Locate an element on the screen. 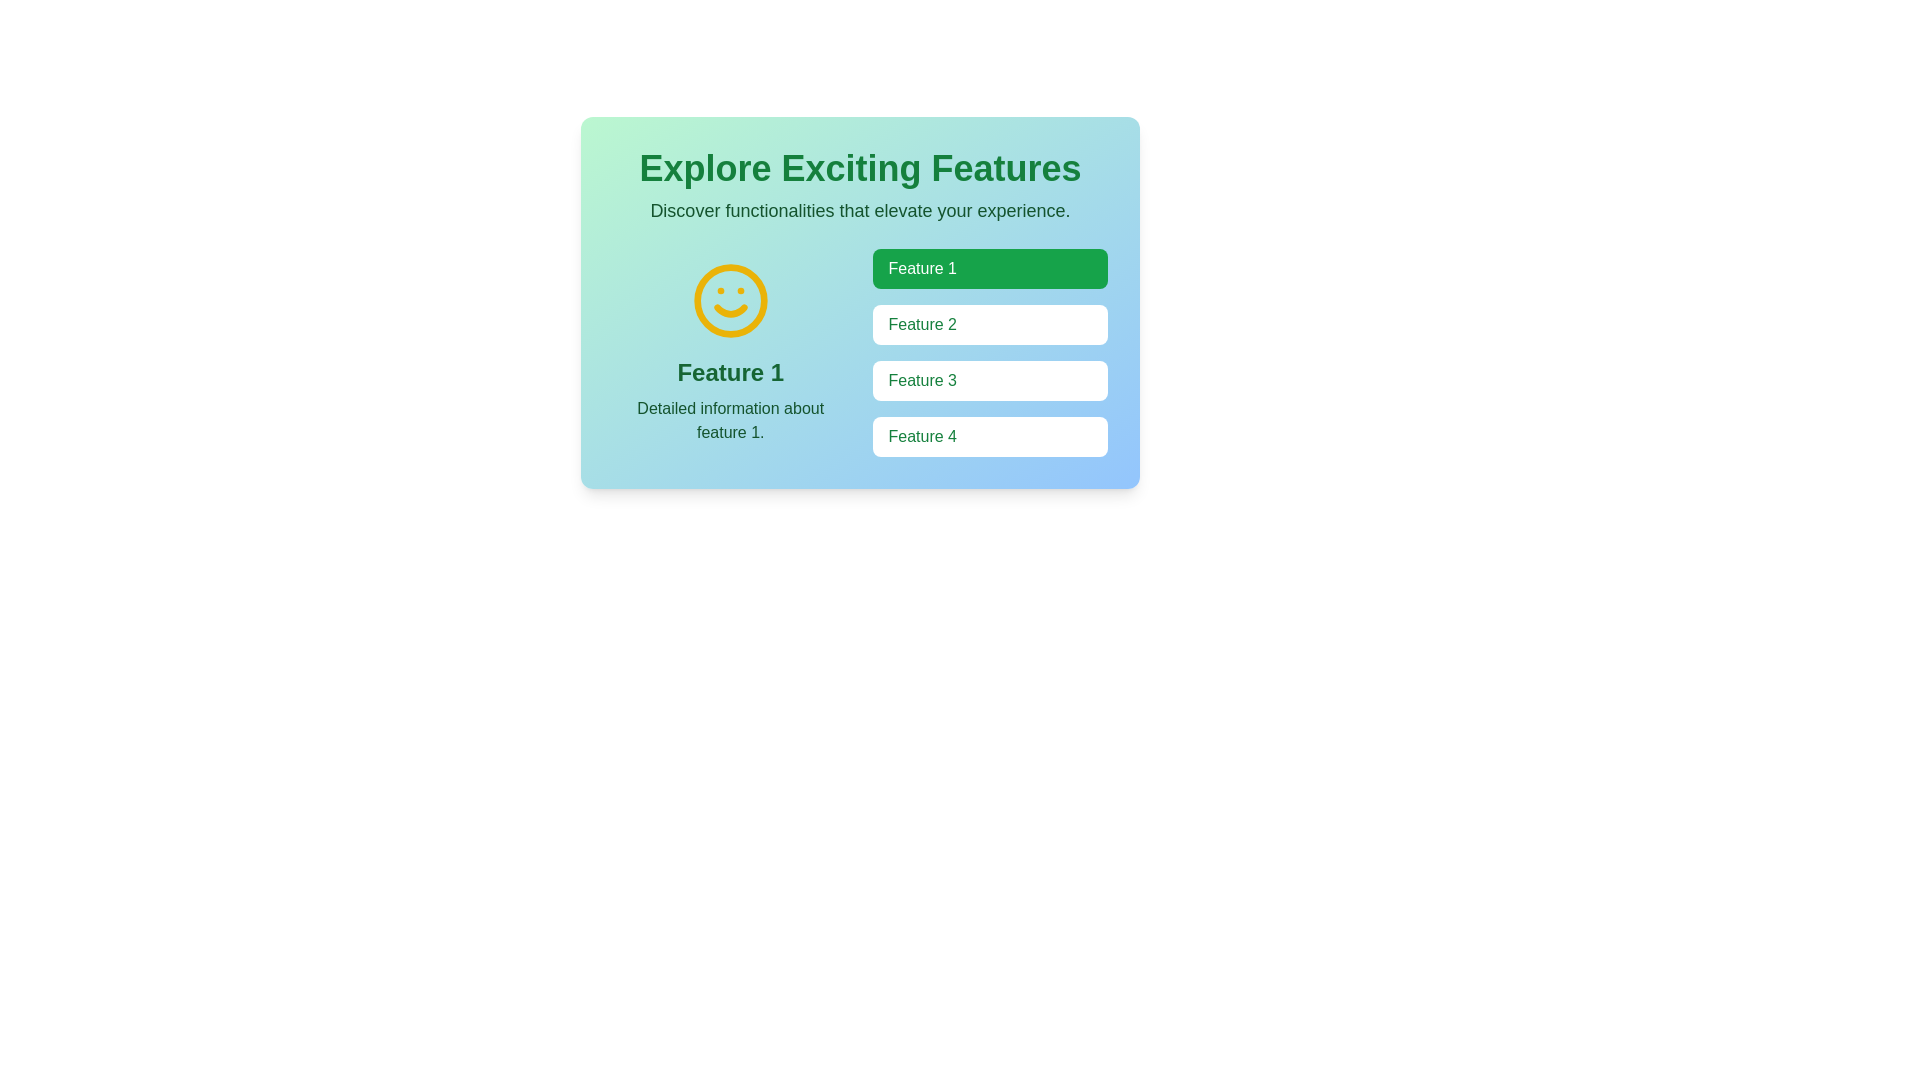 This screenshot has height=1080, width=1920. SVG circle element that visually represents a component of a smiley face, positioned centrally within the smiley face icon on the left side of the card layout is located at coordinates (729, 300).